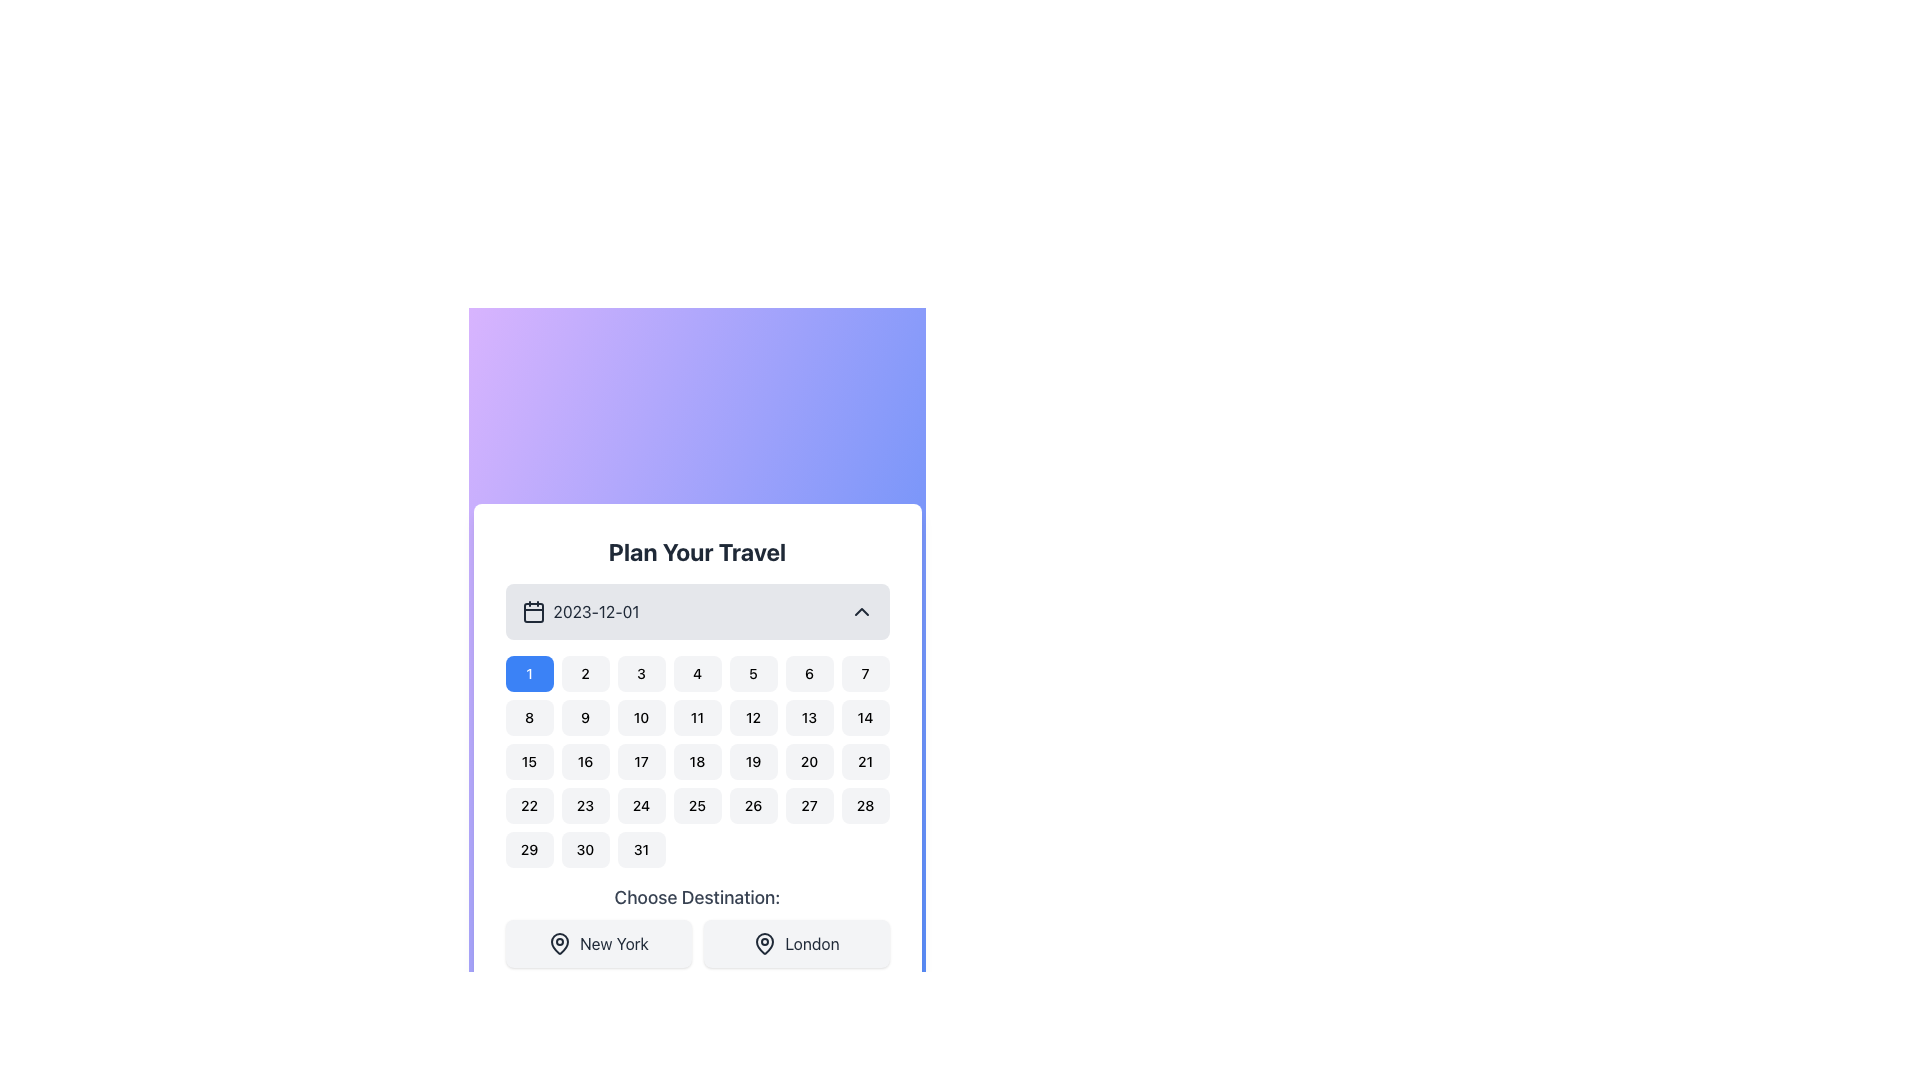  I want to click on the button representing the 31st day in the calendar grid, so click(641, 849).